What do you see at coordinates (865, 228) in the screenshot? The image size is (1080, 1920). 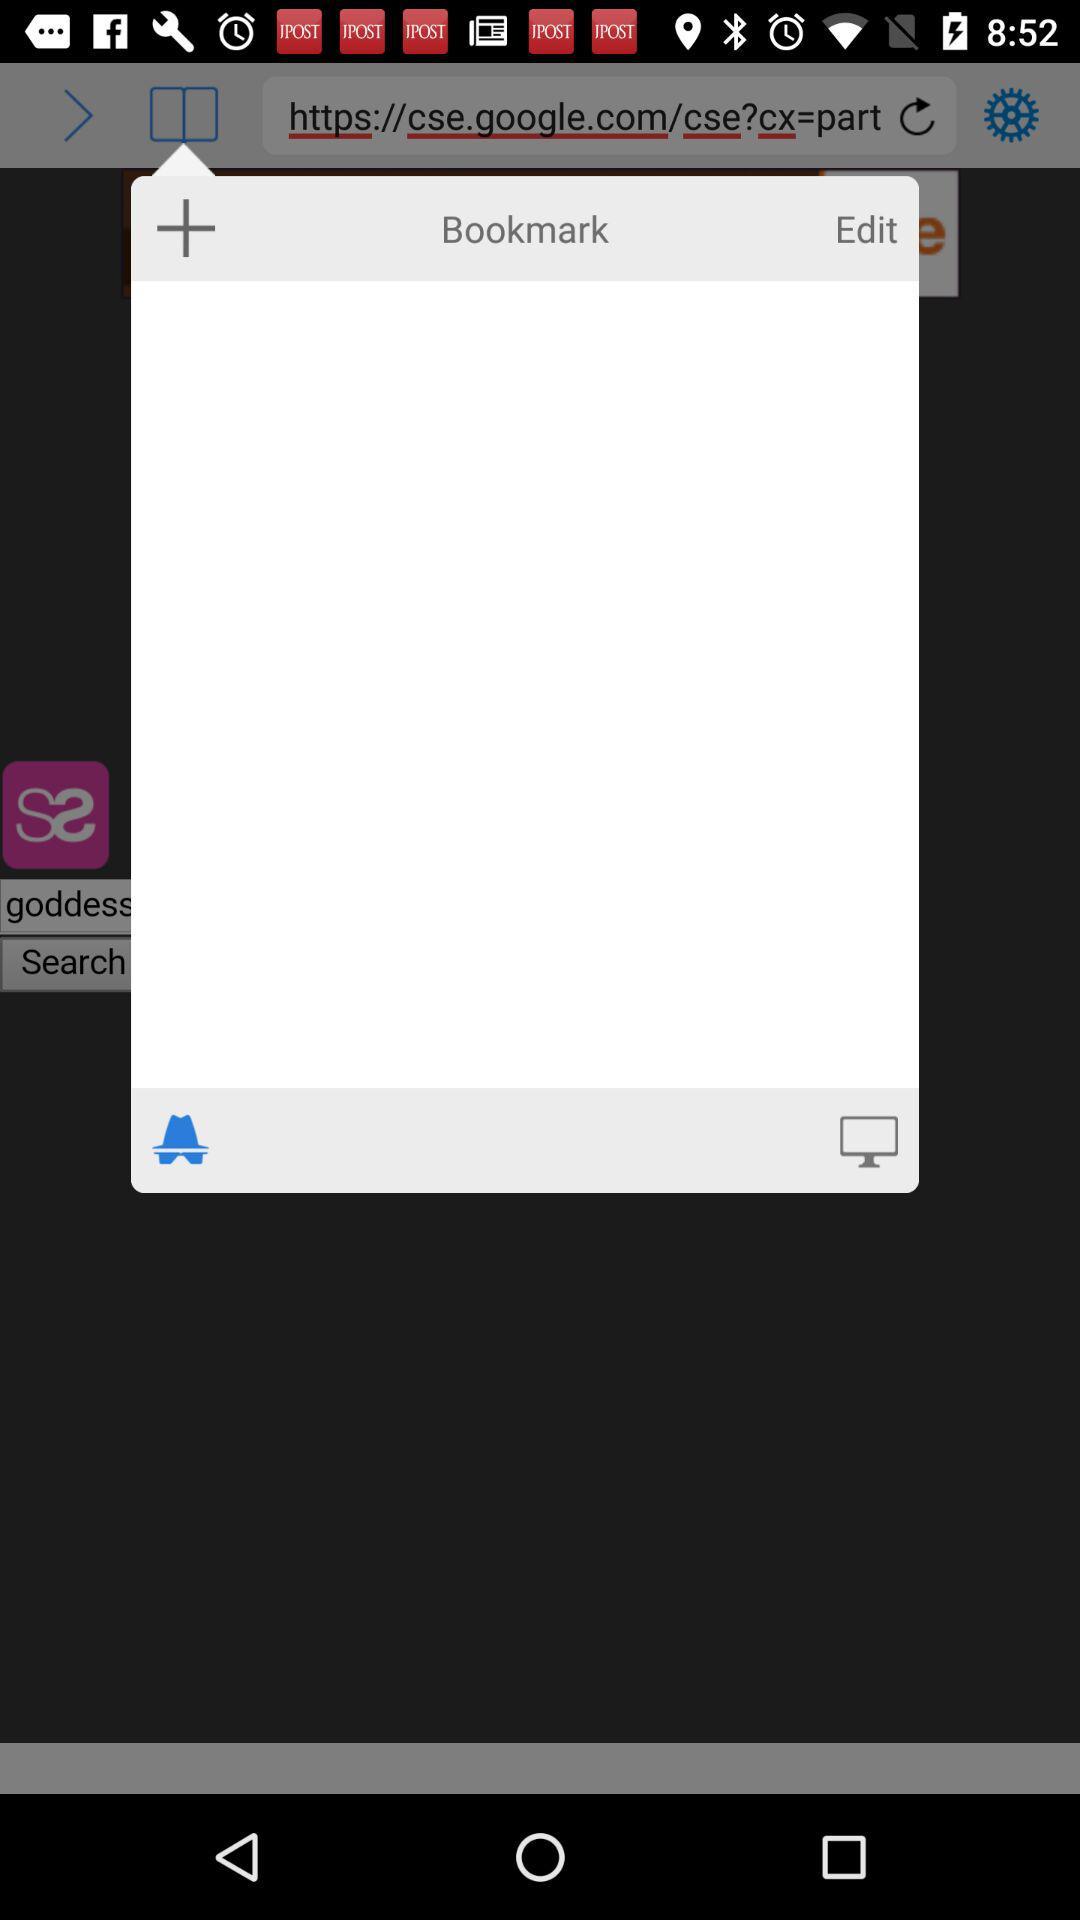 I see `the item next to bookmark item` at bounding box center [865, 228].